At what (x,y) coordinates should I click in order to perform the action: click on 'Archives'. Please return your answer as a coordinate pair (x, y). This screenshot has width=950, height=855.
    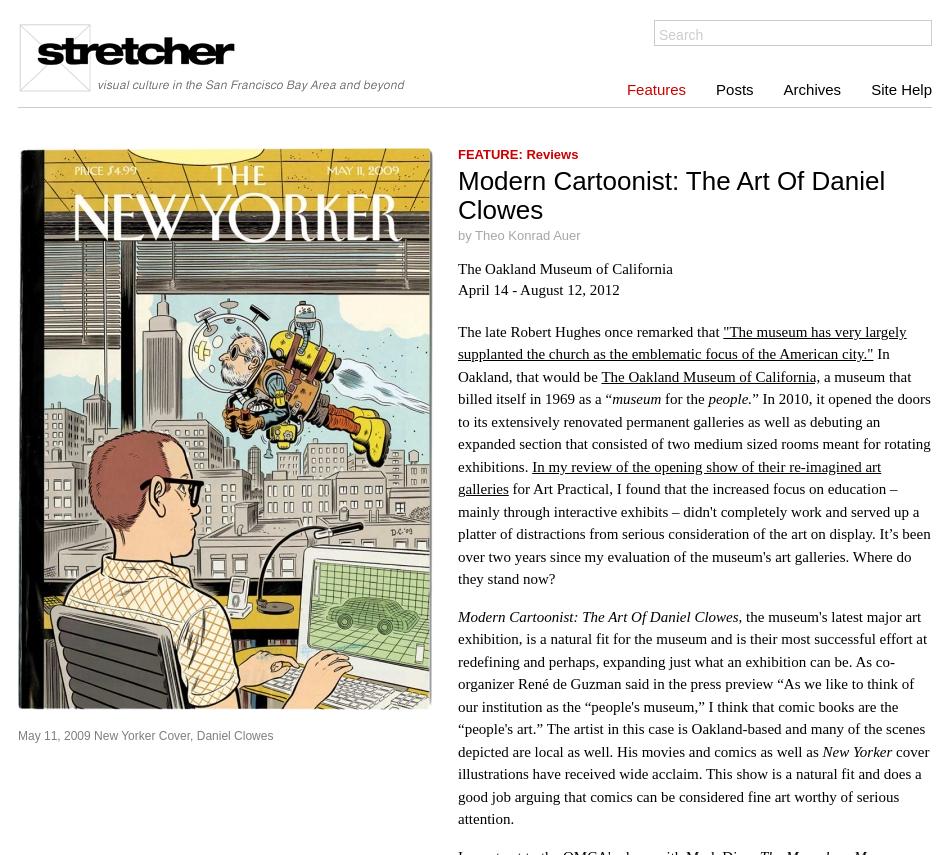
    Looking at the image, I should click on (810, 89).